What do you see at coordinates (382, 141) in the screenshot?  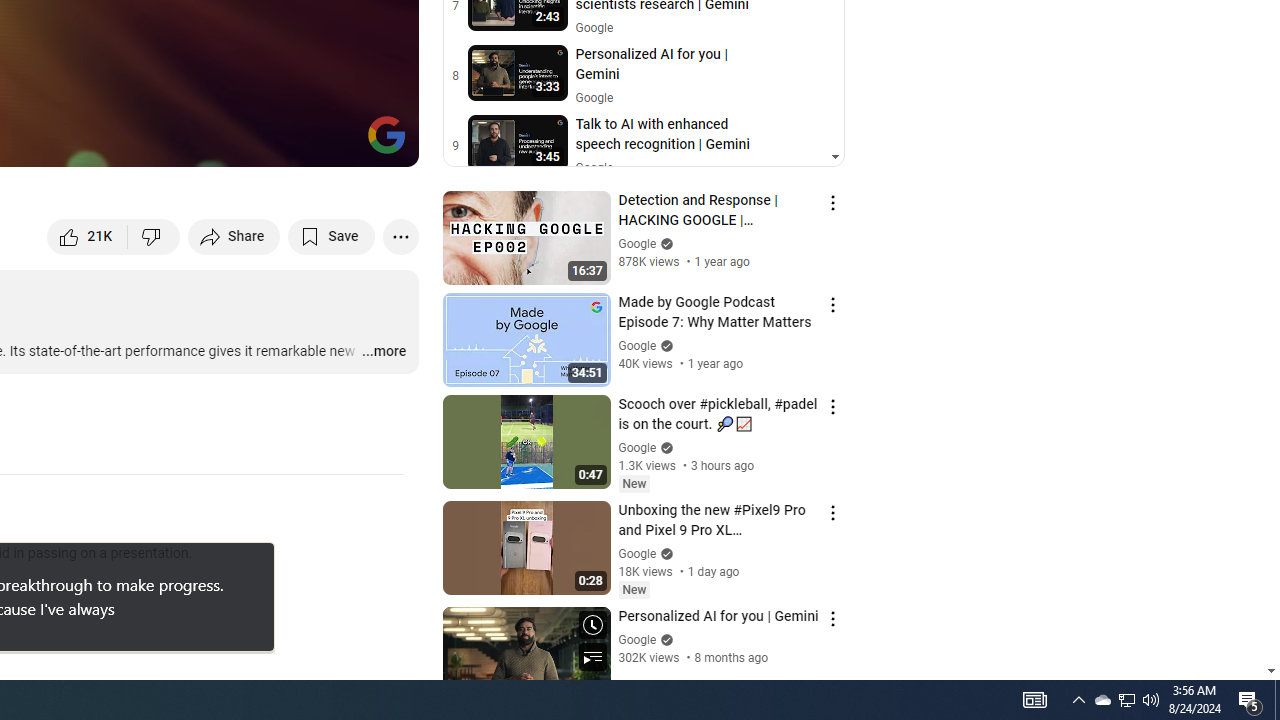 I see `'Full screen (f)'` at bounding box center [382, 141].